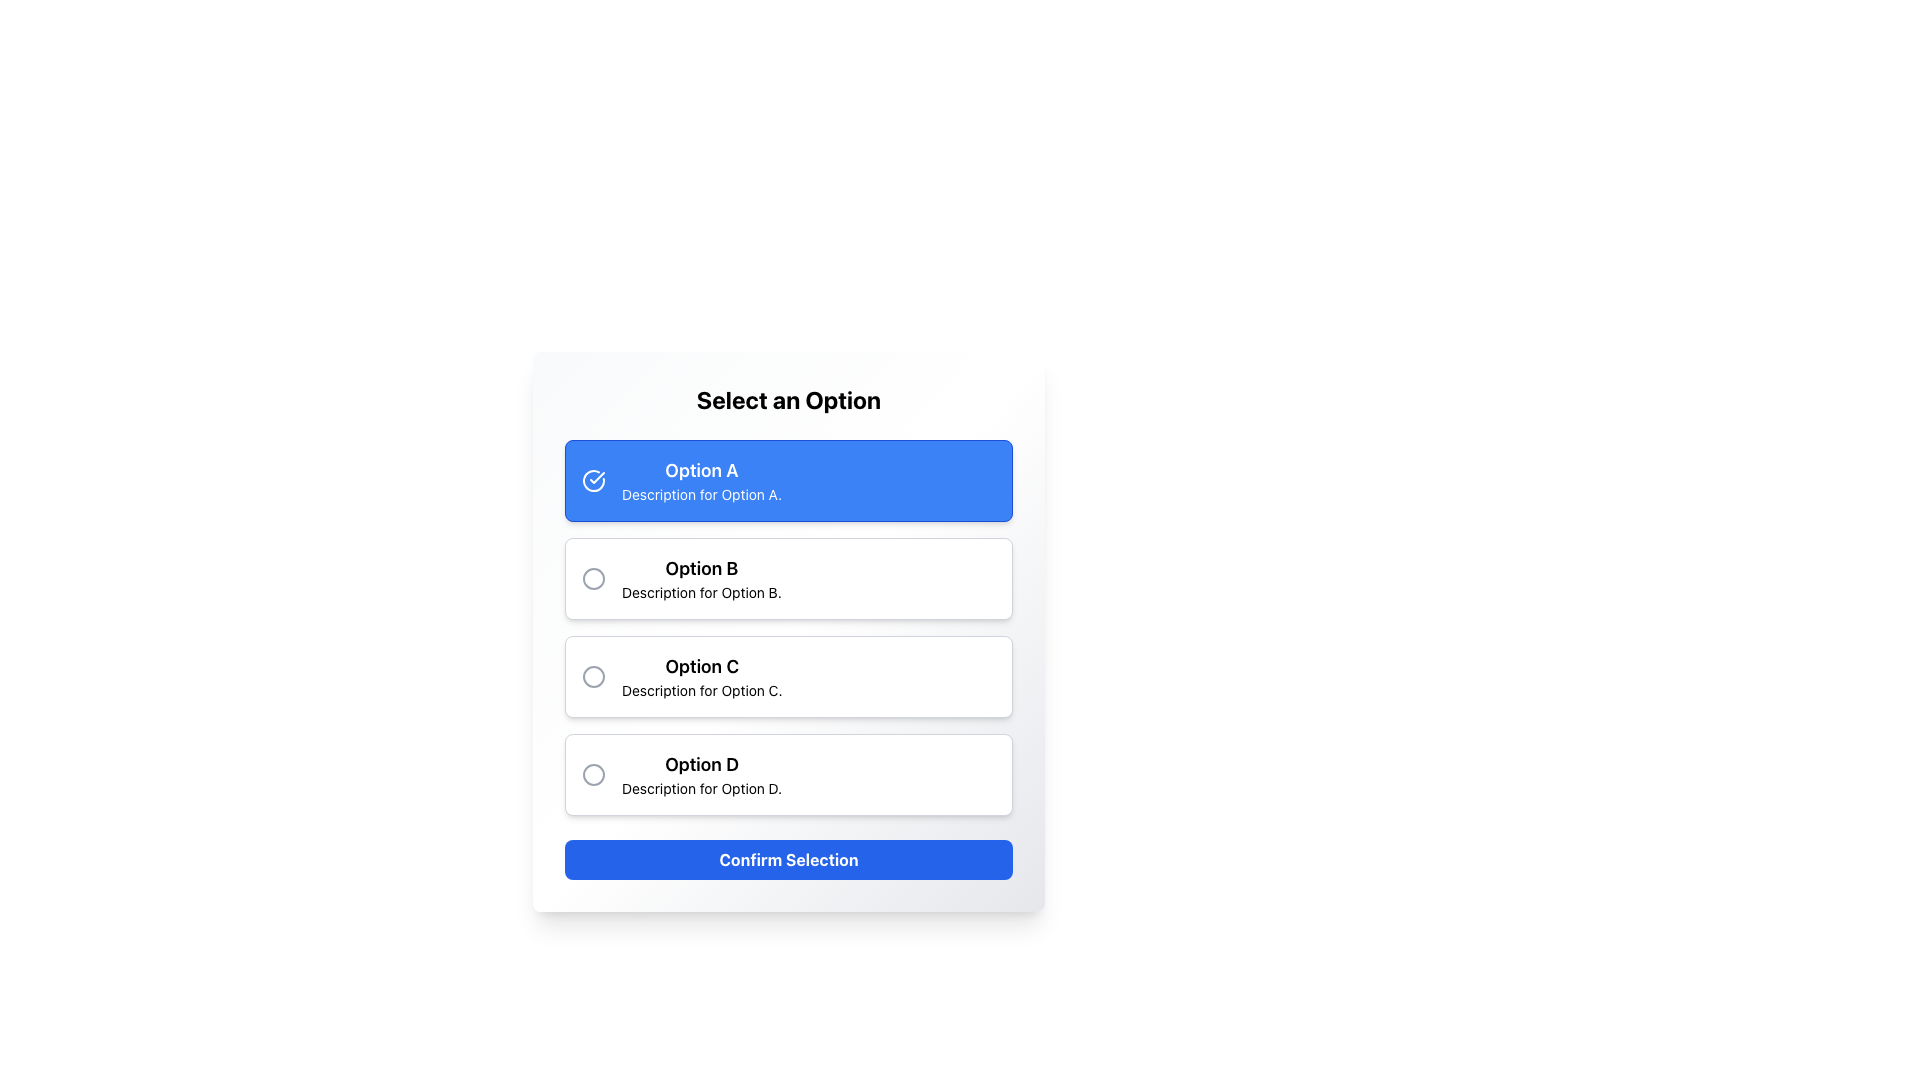 The width and height of the screenshot is (1920, 1080). Describe the element at coordinates (702, 774) in the screenshot. I see `the selectable option labeled 'Option D' in the multiple-choice interface` at that location.